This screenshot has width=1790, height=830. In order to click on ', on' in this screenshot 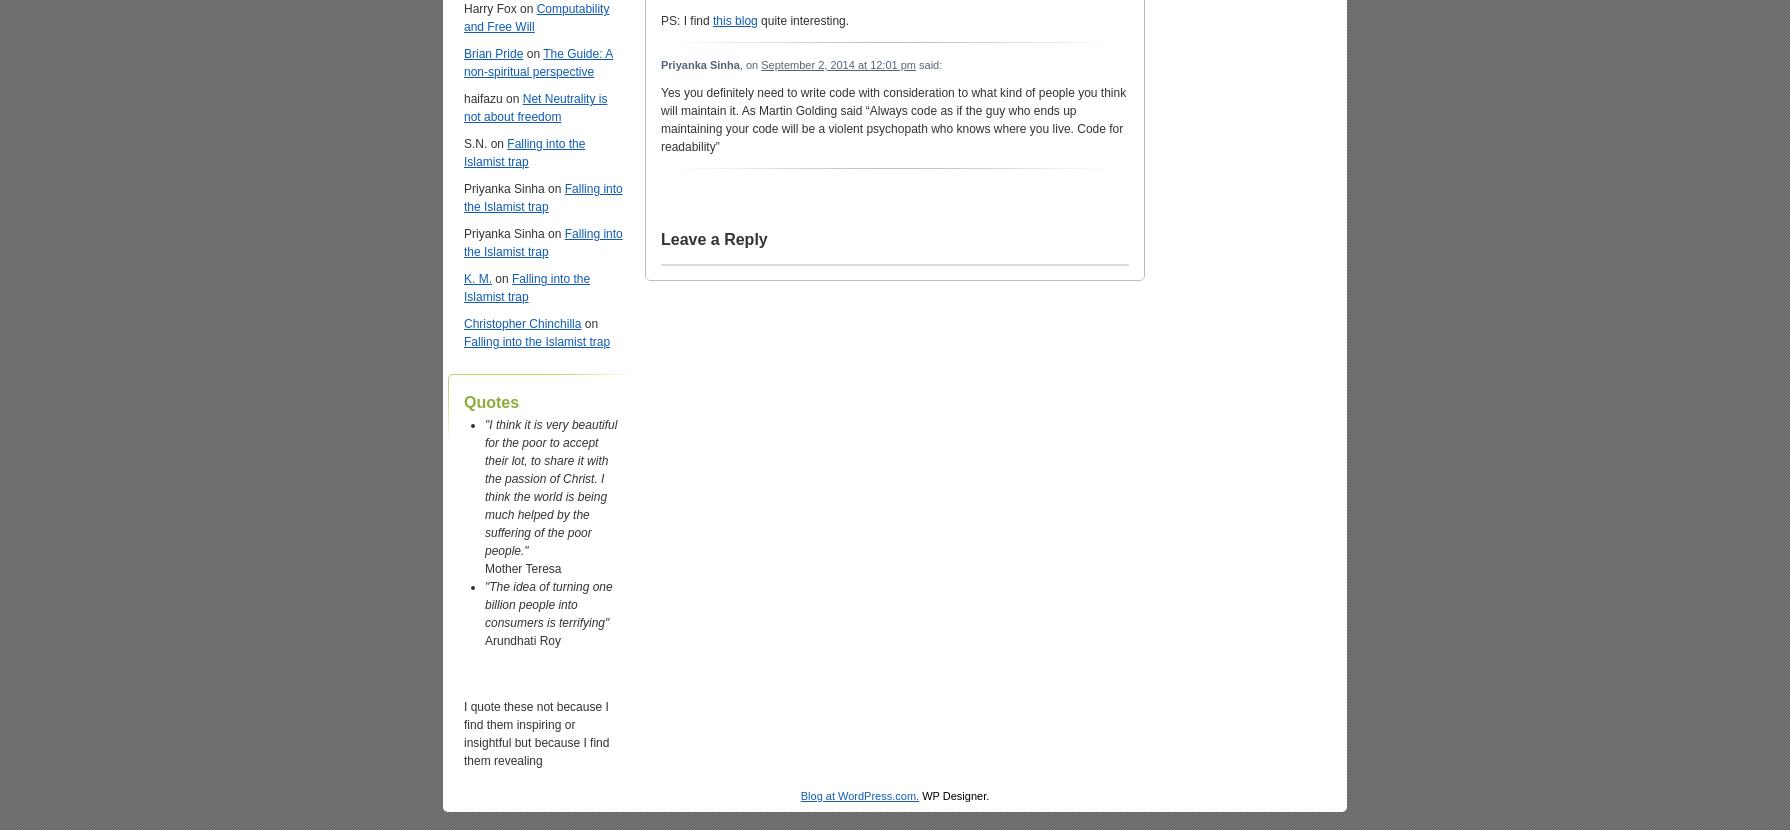, I will do `click(749, 62)`.